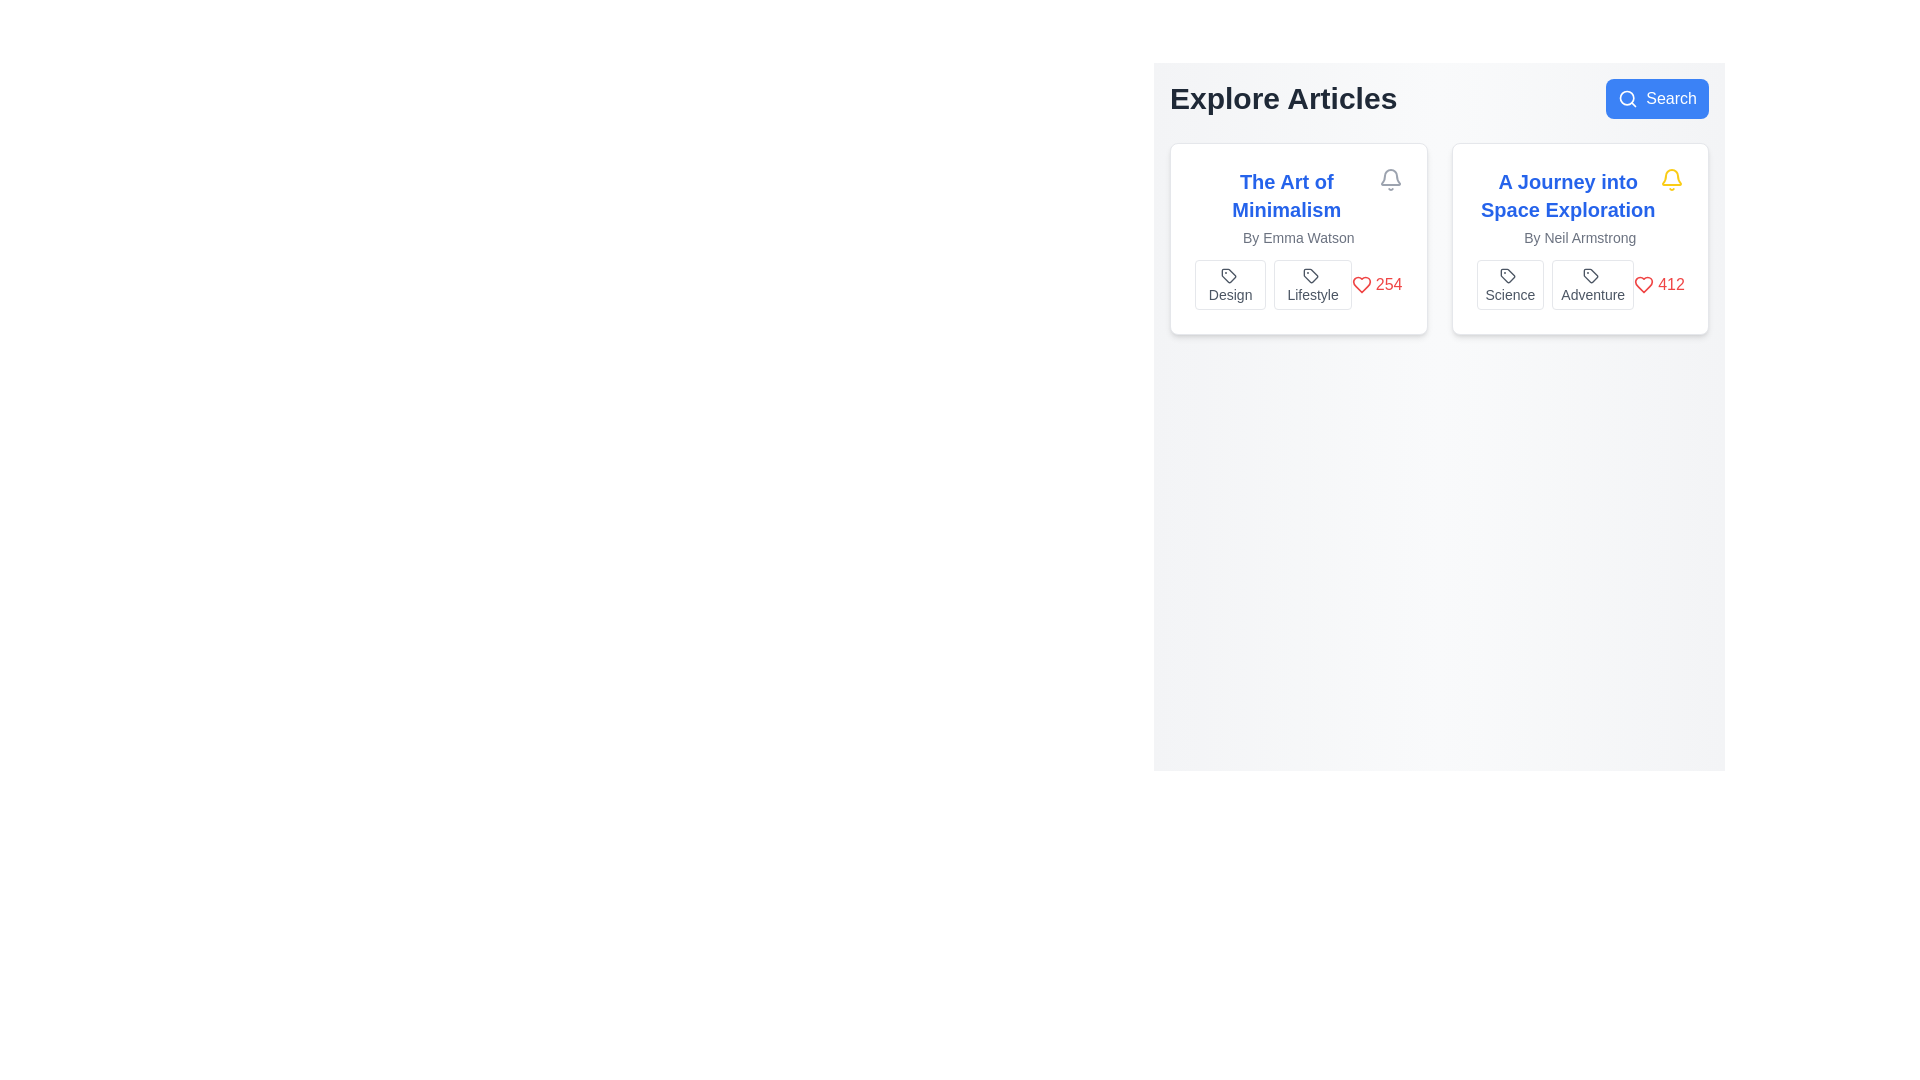 Image resolution: width=1920 pixels, height=1080 pixels. I want to click on the decorative icon associated with the 'Lifestyle' category label in the first article card titled 'The Art of Minimalism' in the 'Explore Articles' section, so click(1310, 276).